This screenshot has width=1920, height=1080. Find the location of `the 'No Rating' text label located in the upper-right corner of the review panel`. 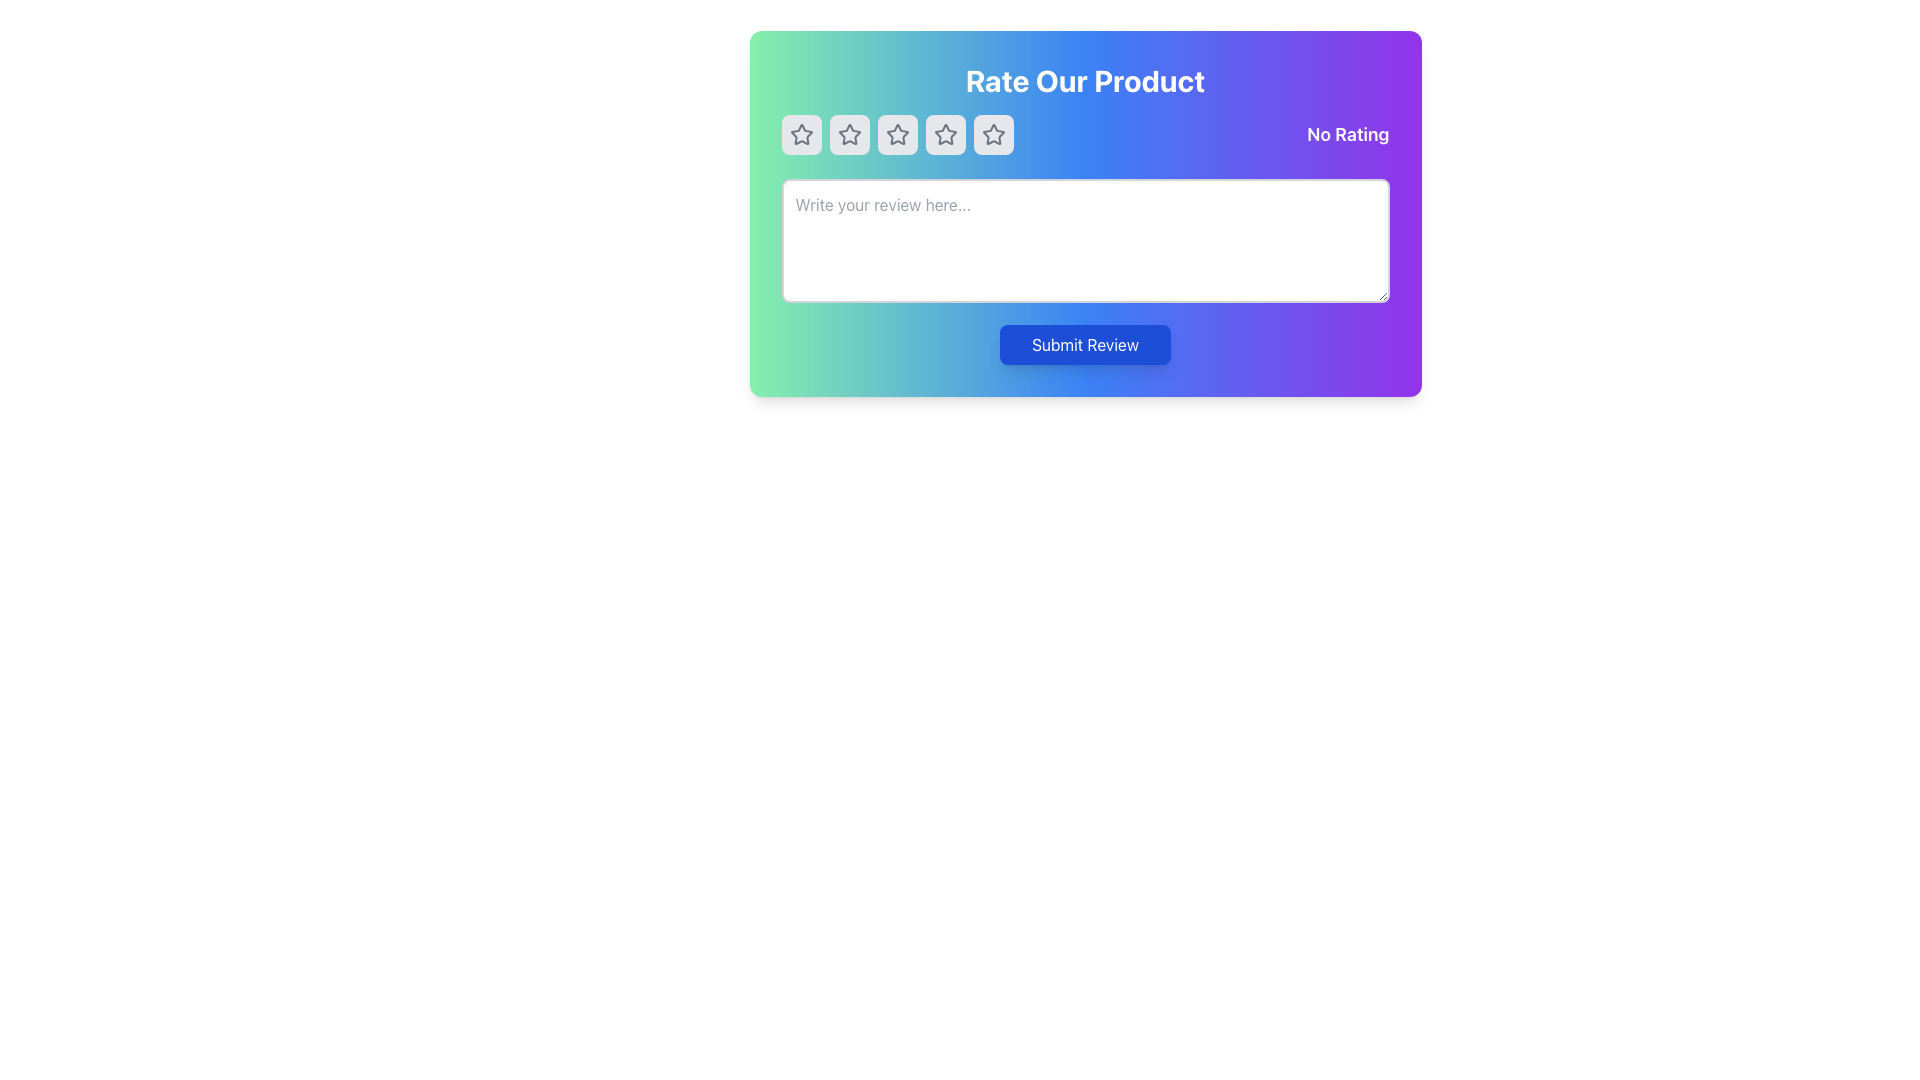

the 'No Rating' text label located in the upper-right corner of the review panel is located at coordinates (1348, 135).